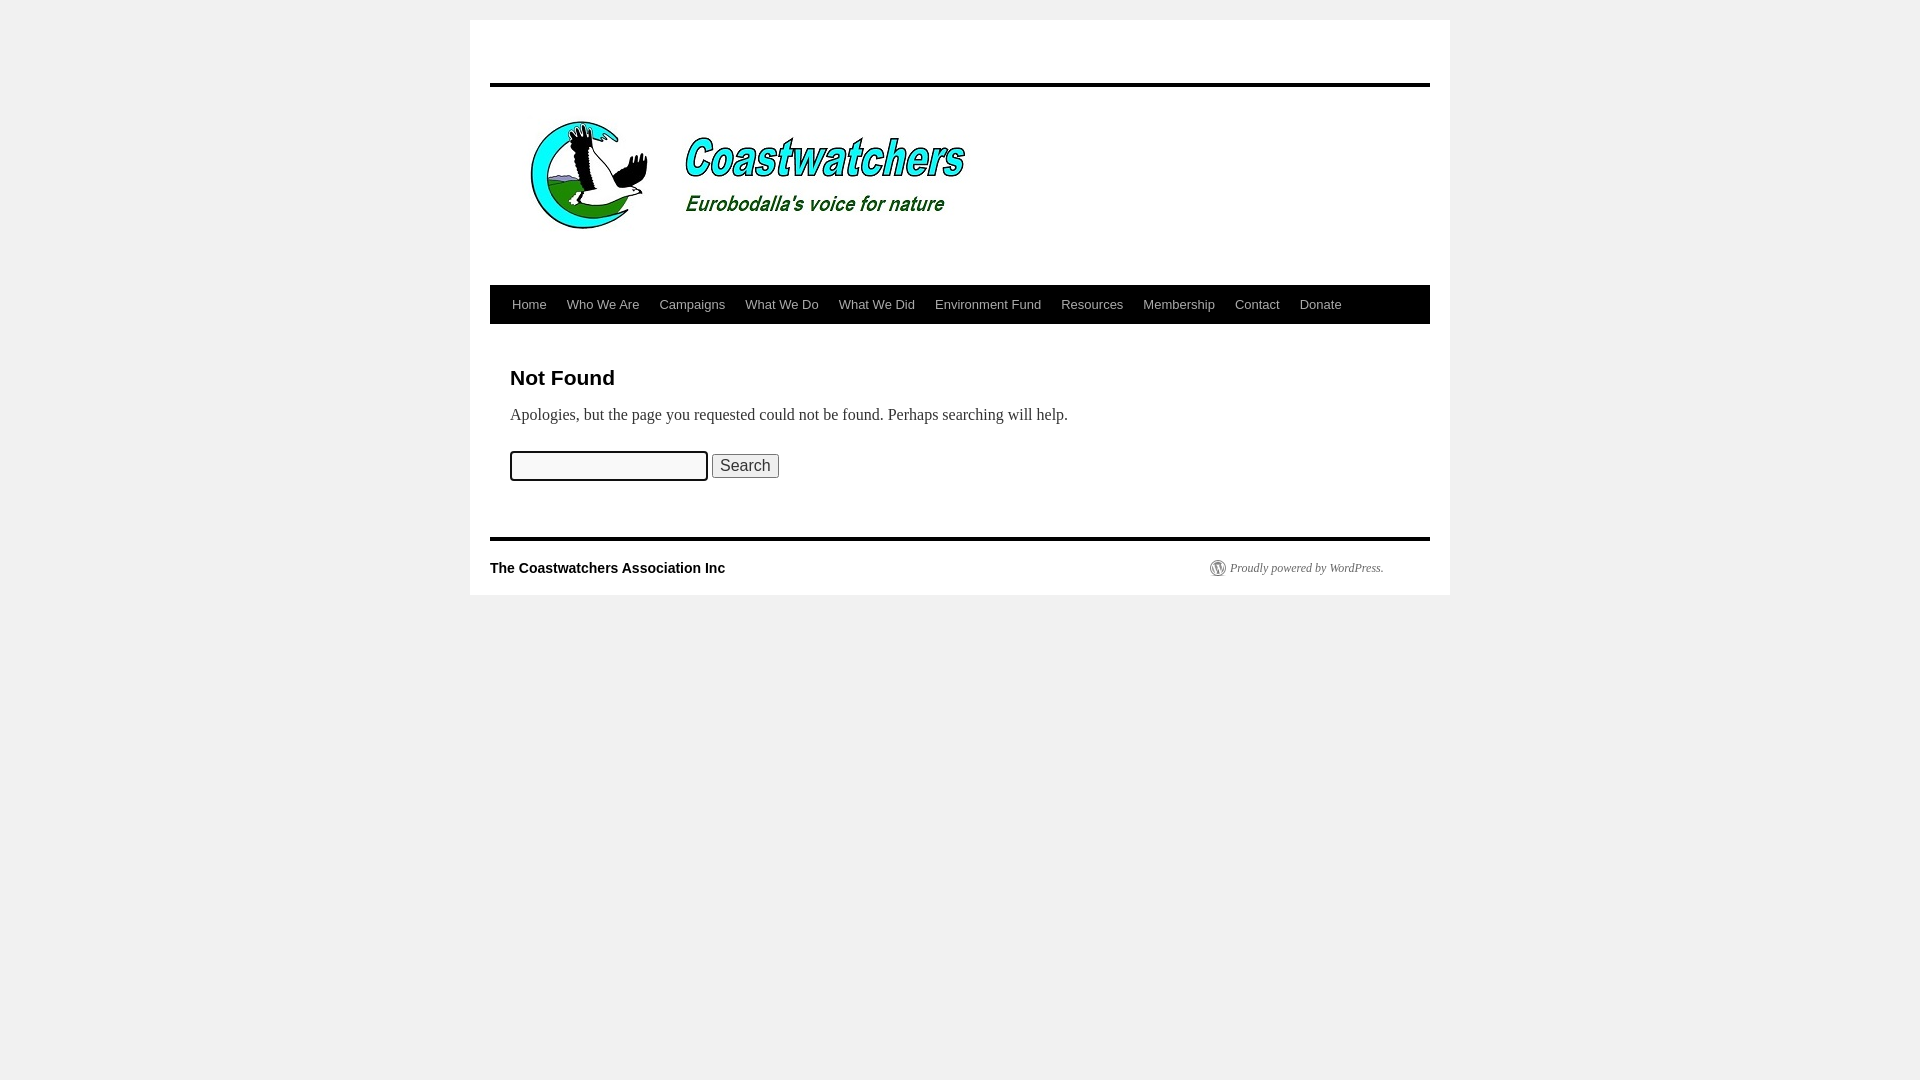 This screenshot has width=1920, height=1080. Describe the element at coordinates (602, 304) in the screenshot. I see `'Who We Are'` at that location.